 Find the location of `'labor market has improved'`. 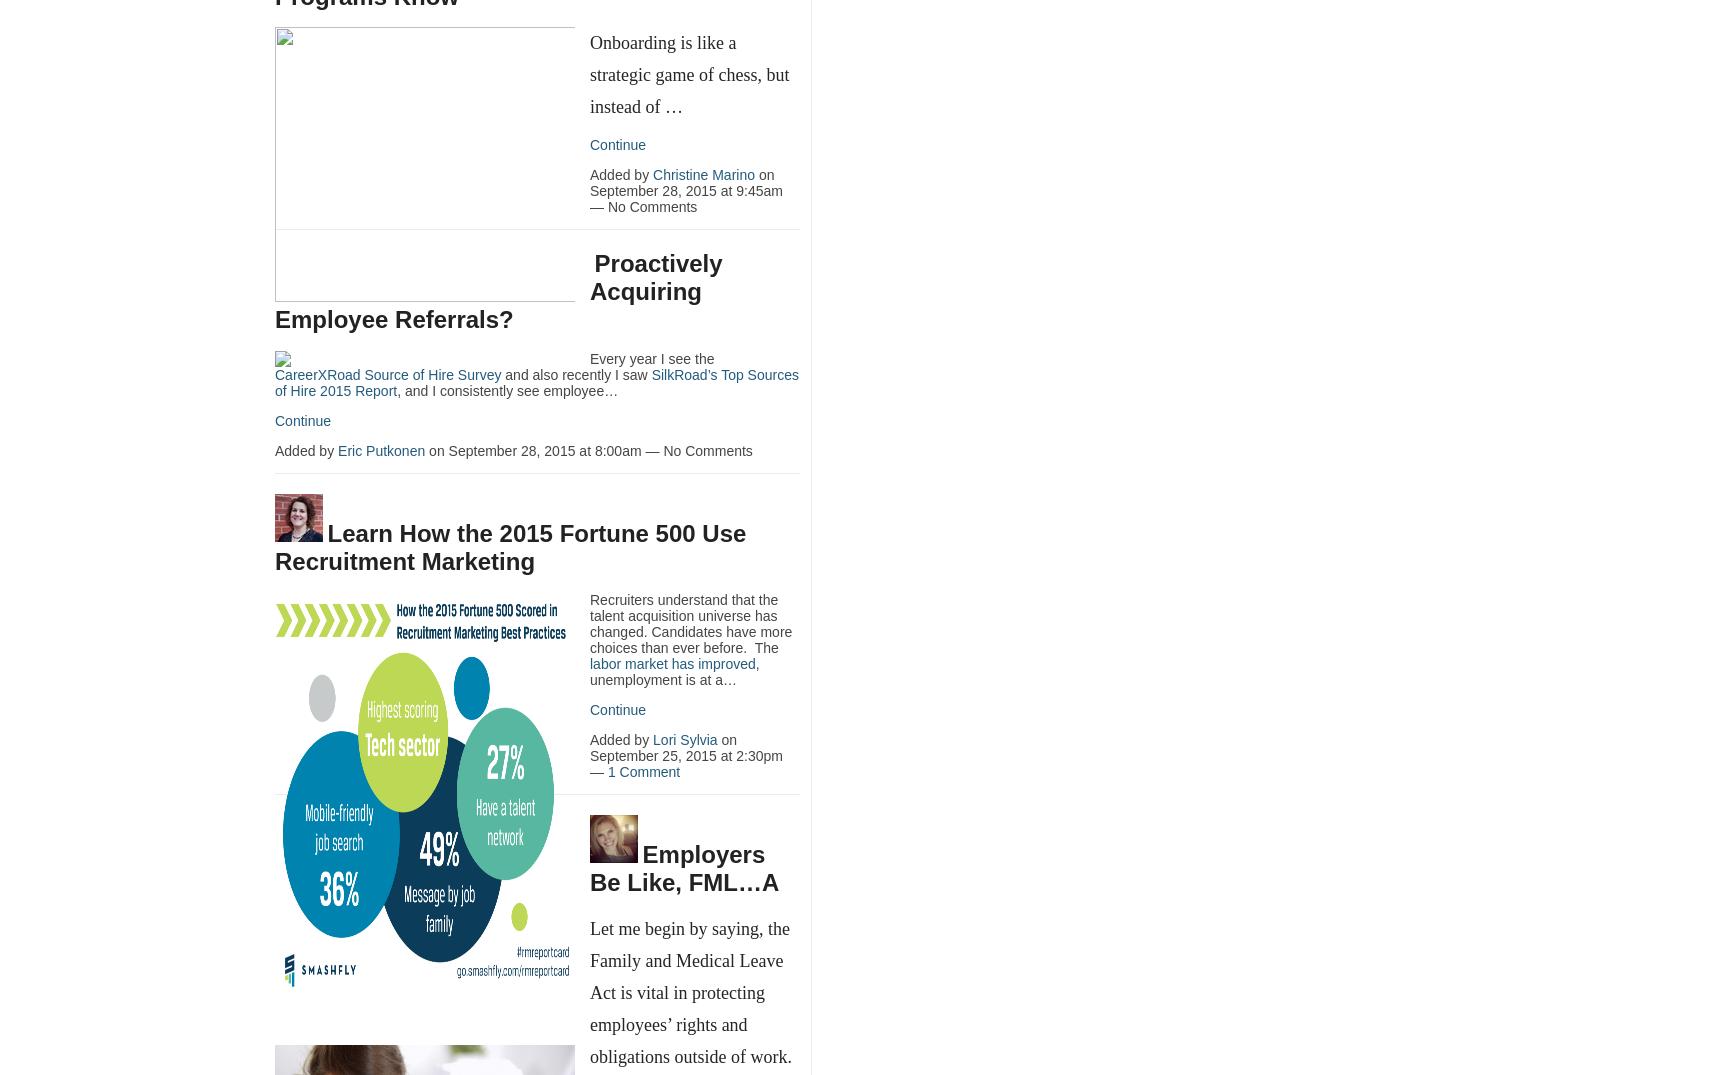

'labor market has improved' is located at coordinates (589, 664).